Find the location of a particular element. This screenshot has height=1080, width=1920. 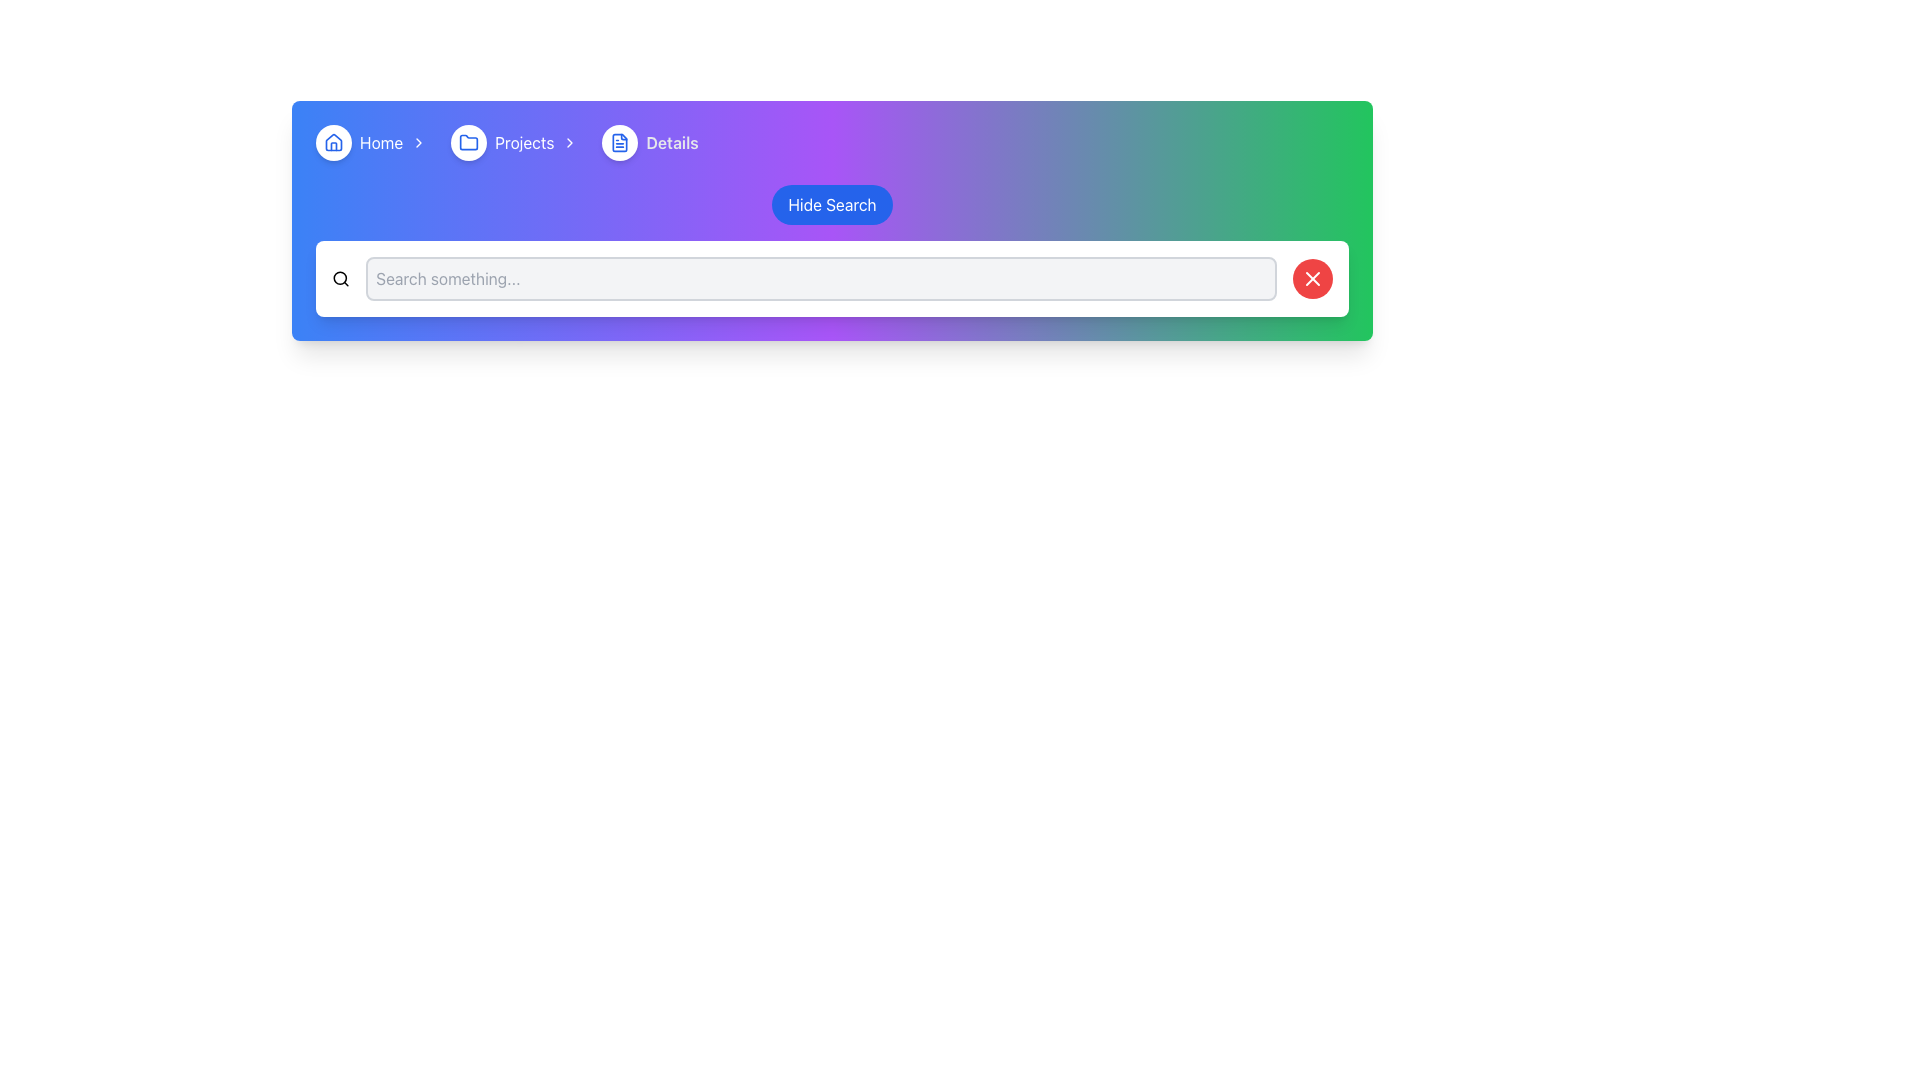

on the 'Details' text element in the breadcrumb navigation, which indicates the current section is located at coordinates (672, 141).